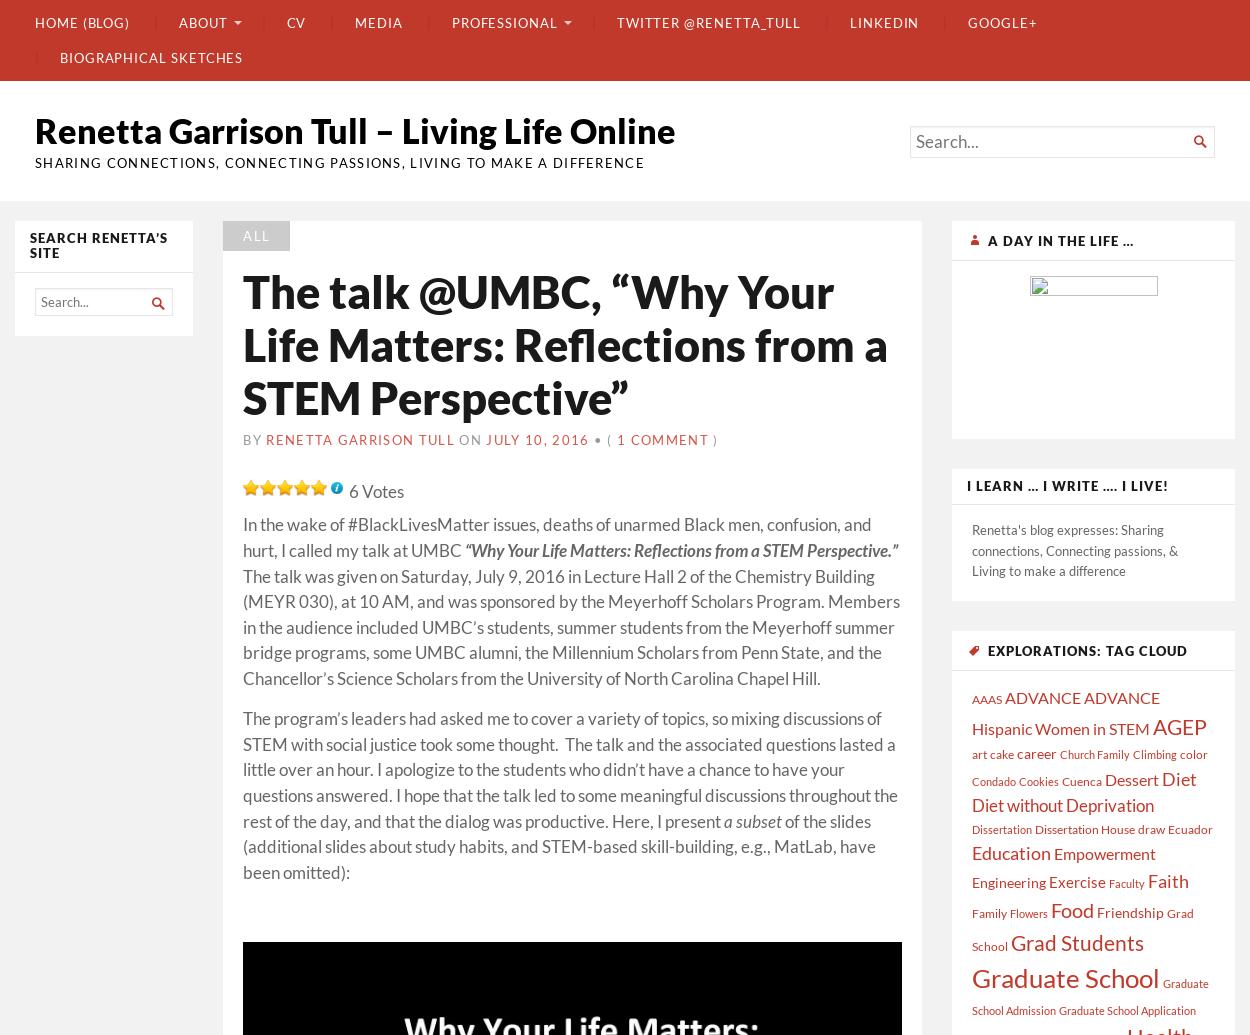 This screenshot has width=1250, height=1035. What do you see at coordinates (971, 995) in the screenshot?
I see `'Graduate School Admission'` at bounding box center [971, 995].